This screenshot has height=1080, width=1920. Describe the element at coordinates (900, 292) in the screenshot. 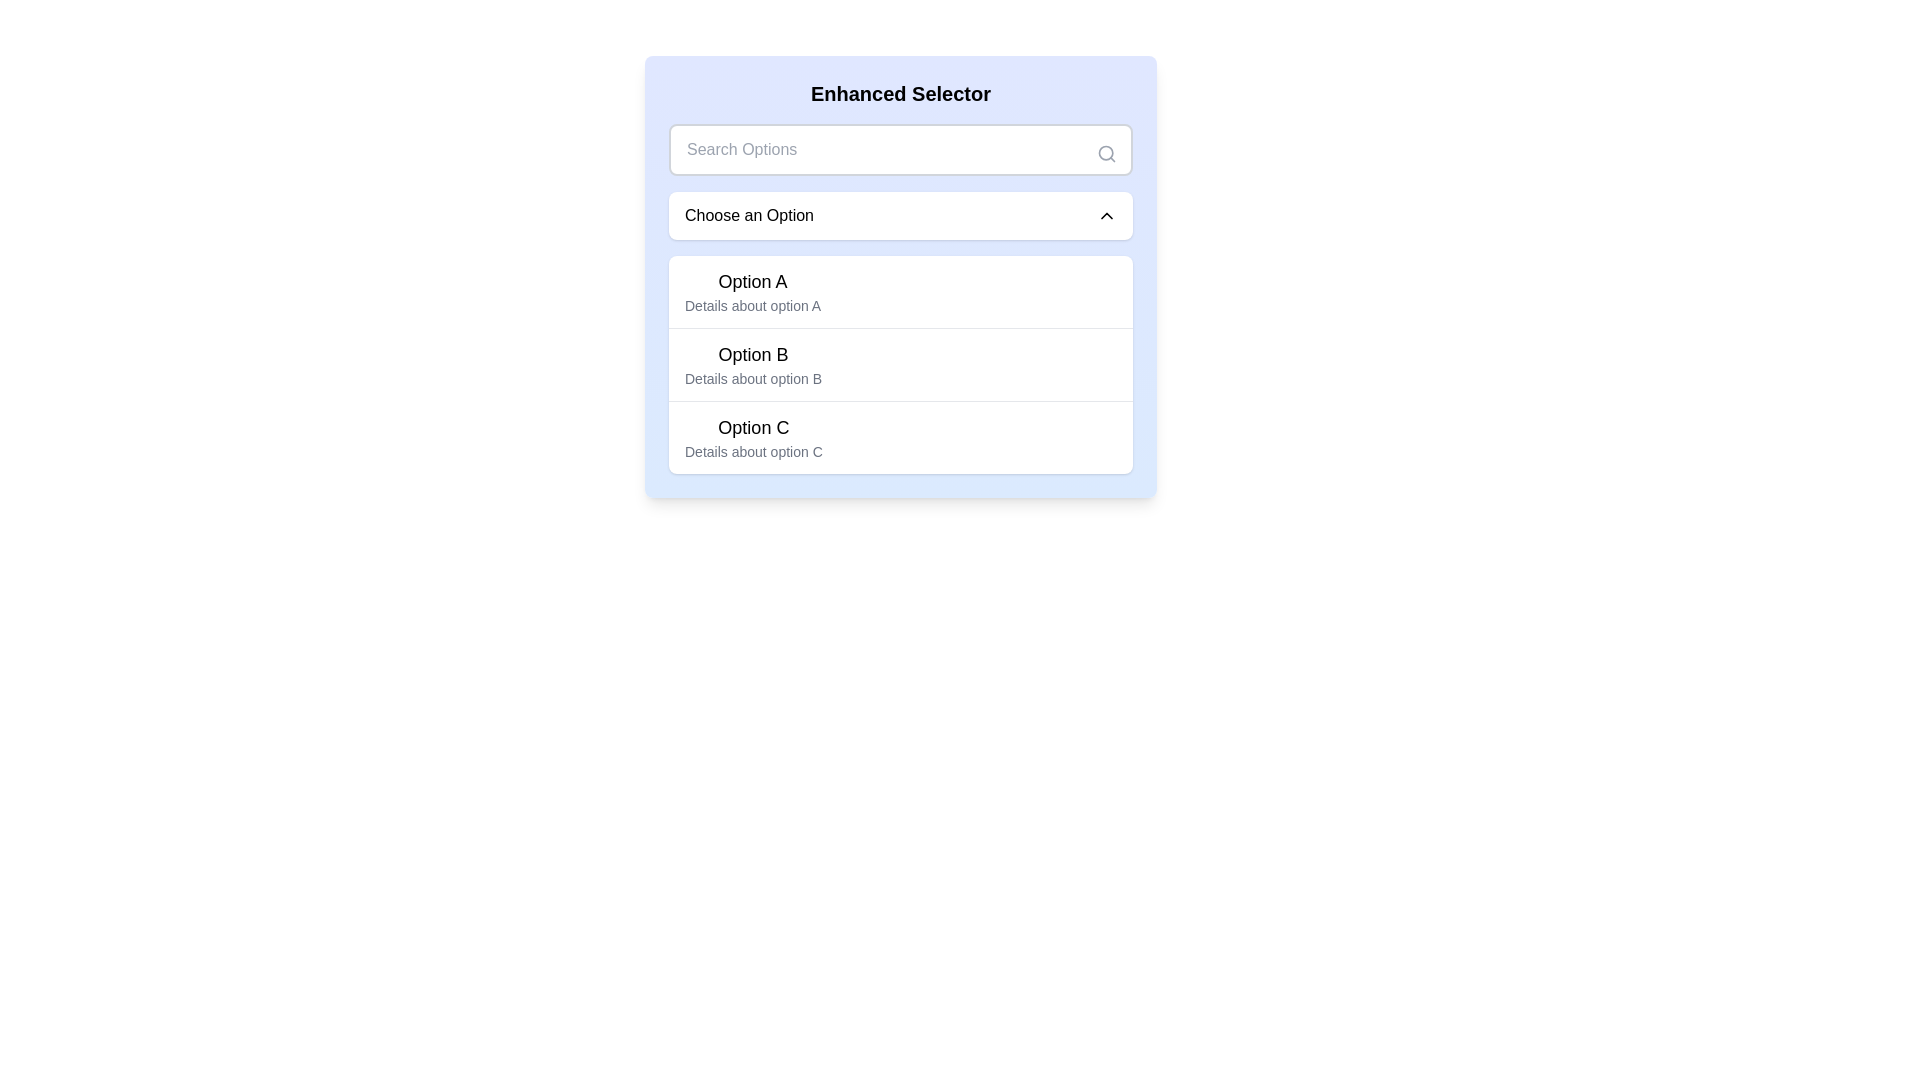

I see `the first selectable option in the list, which represents 'Option A'` at that location.